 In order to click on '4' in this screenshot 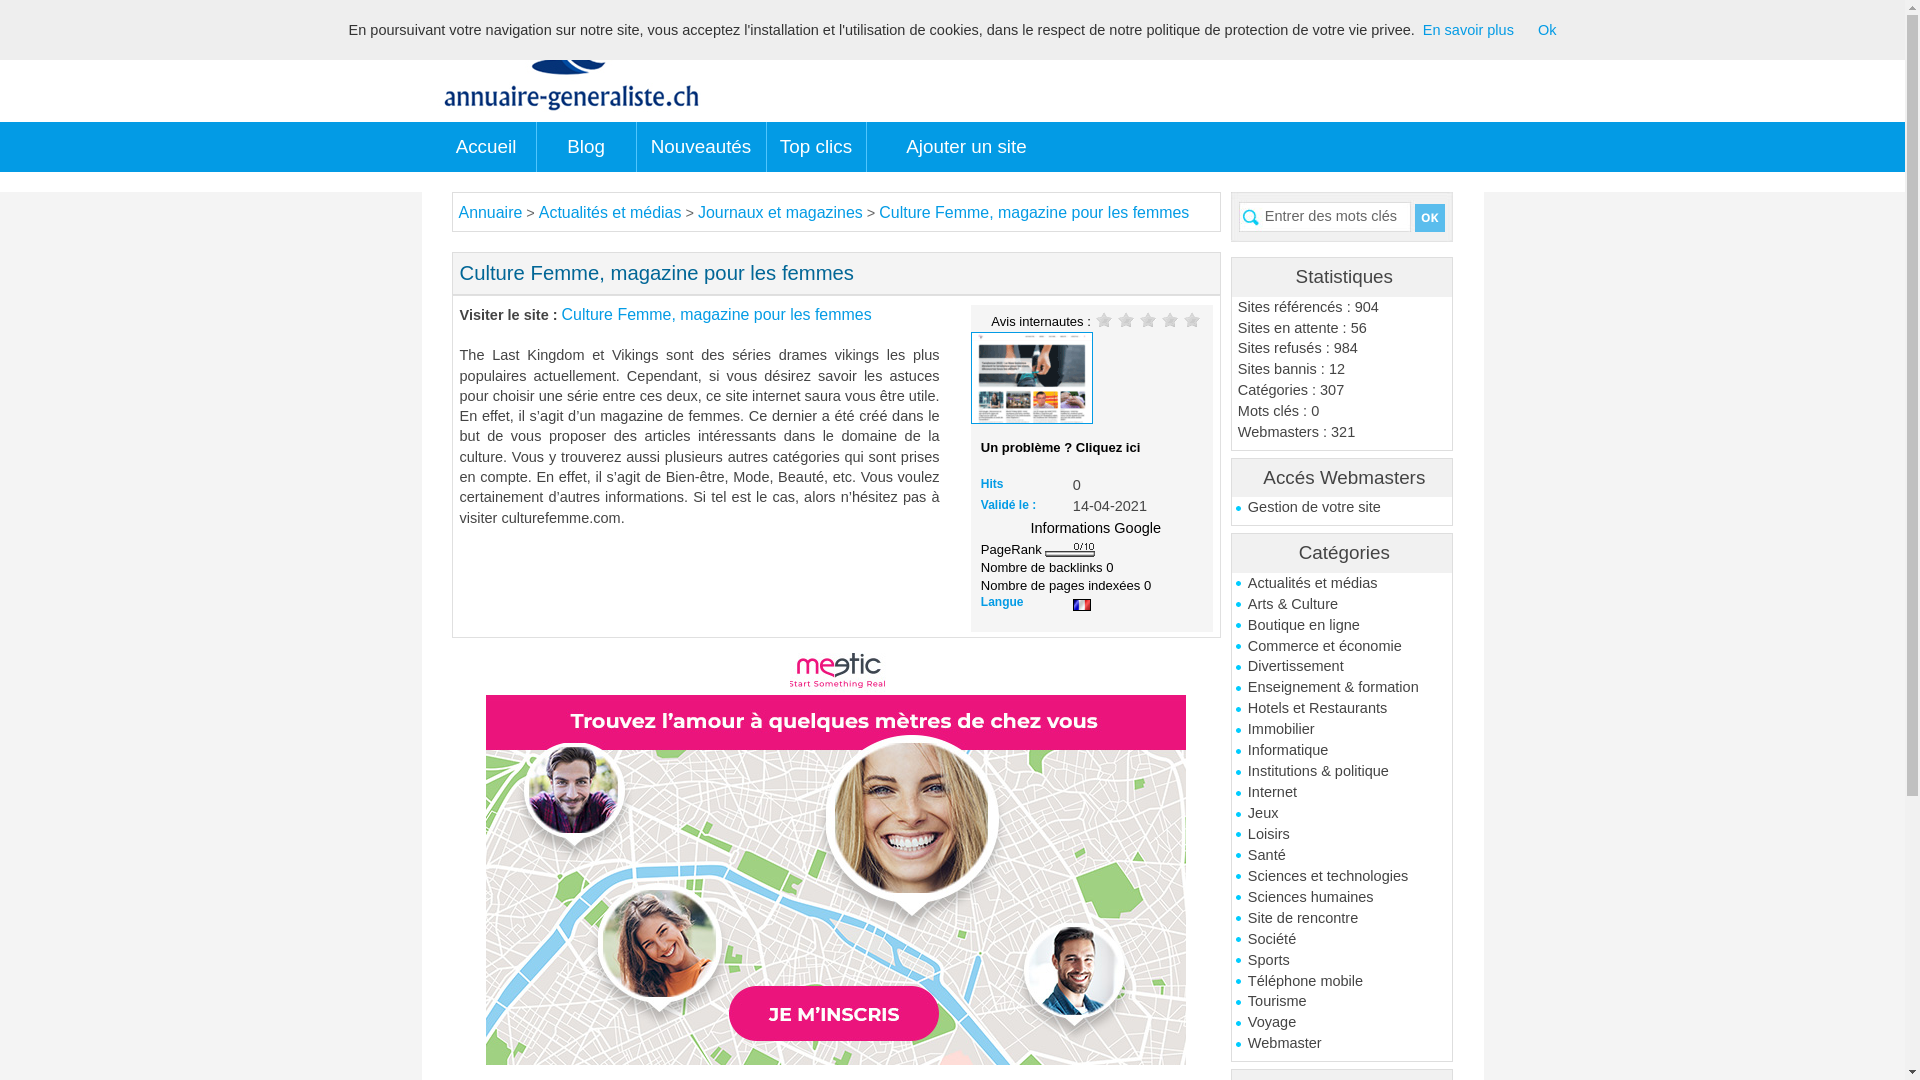, I will do `click(1170, 318)`.